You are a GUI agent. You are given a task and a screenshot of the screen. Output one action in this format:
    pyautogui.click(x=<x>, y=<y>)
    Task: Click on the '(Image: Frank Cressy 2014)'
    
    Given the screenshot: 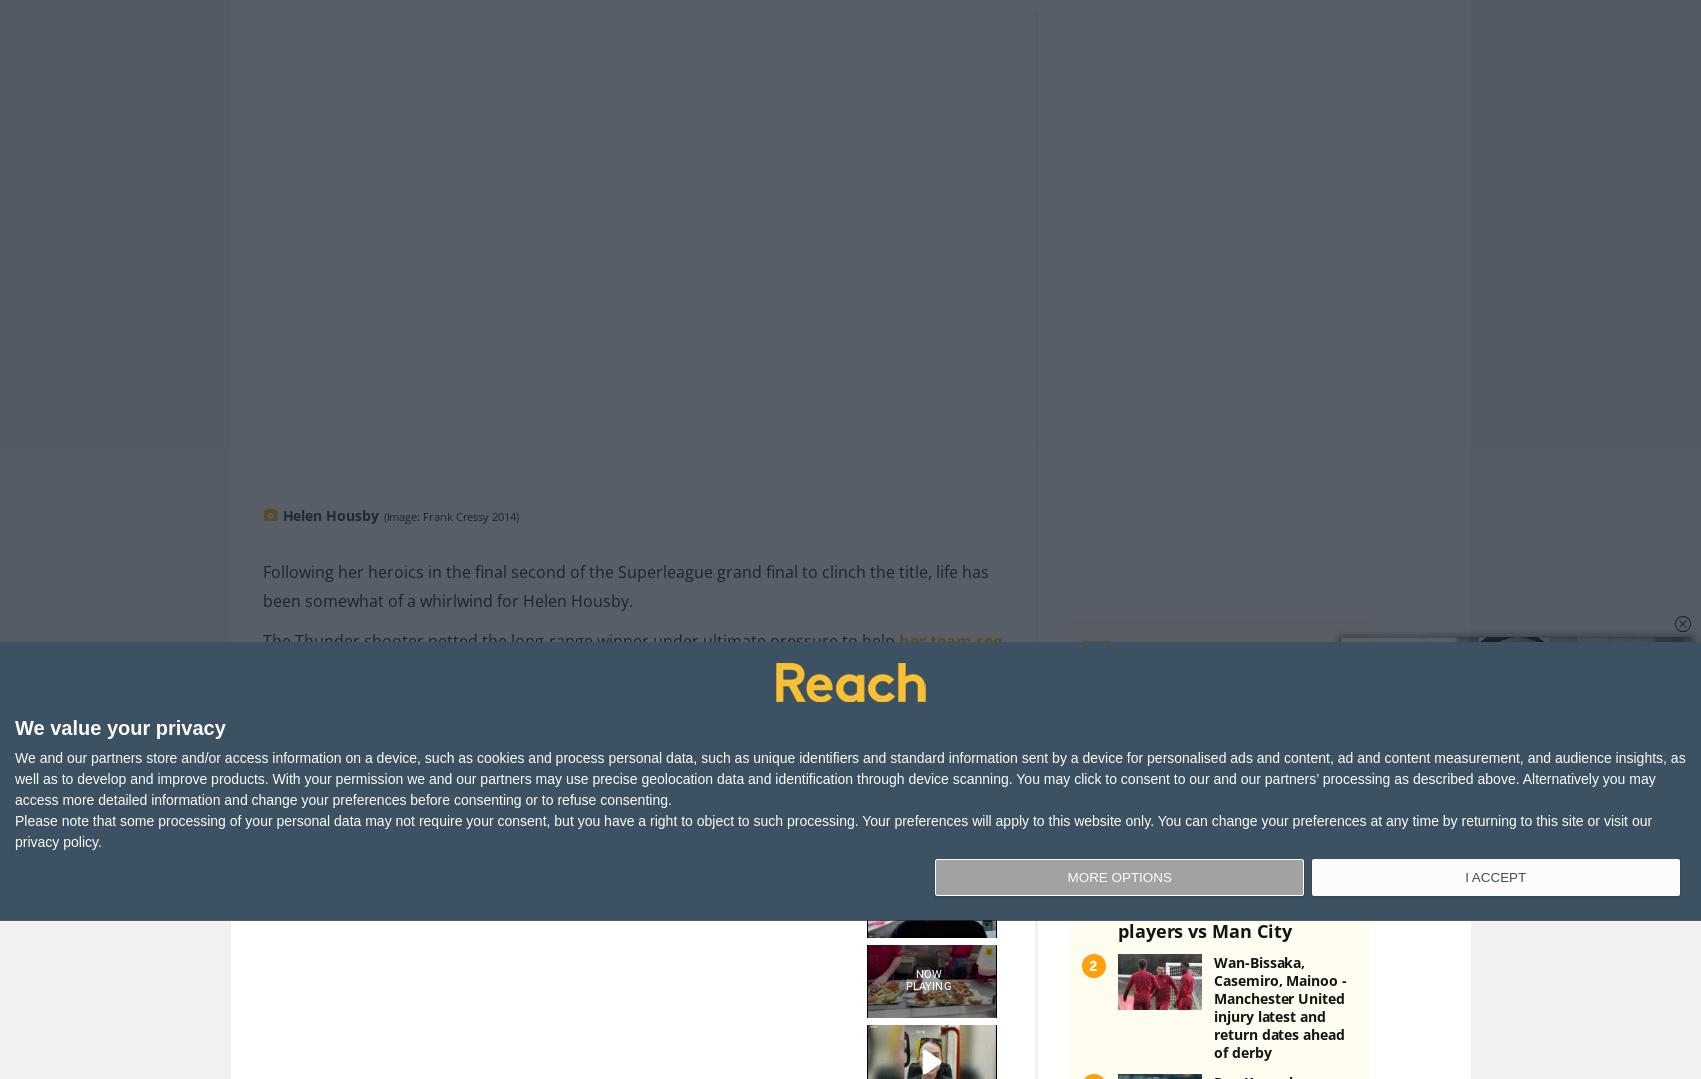 What is the action you would take?
    pyautogui.click(x=448, y=482)
    